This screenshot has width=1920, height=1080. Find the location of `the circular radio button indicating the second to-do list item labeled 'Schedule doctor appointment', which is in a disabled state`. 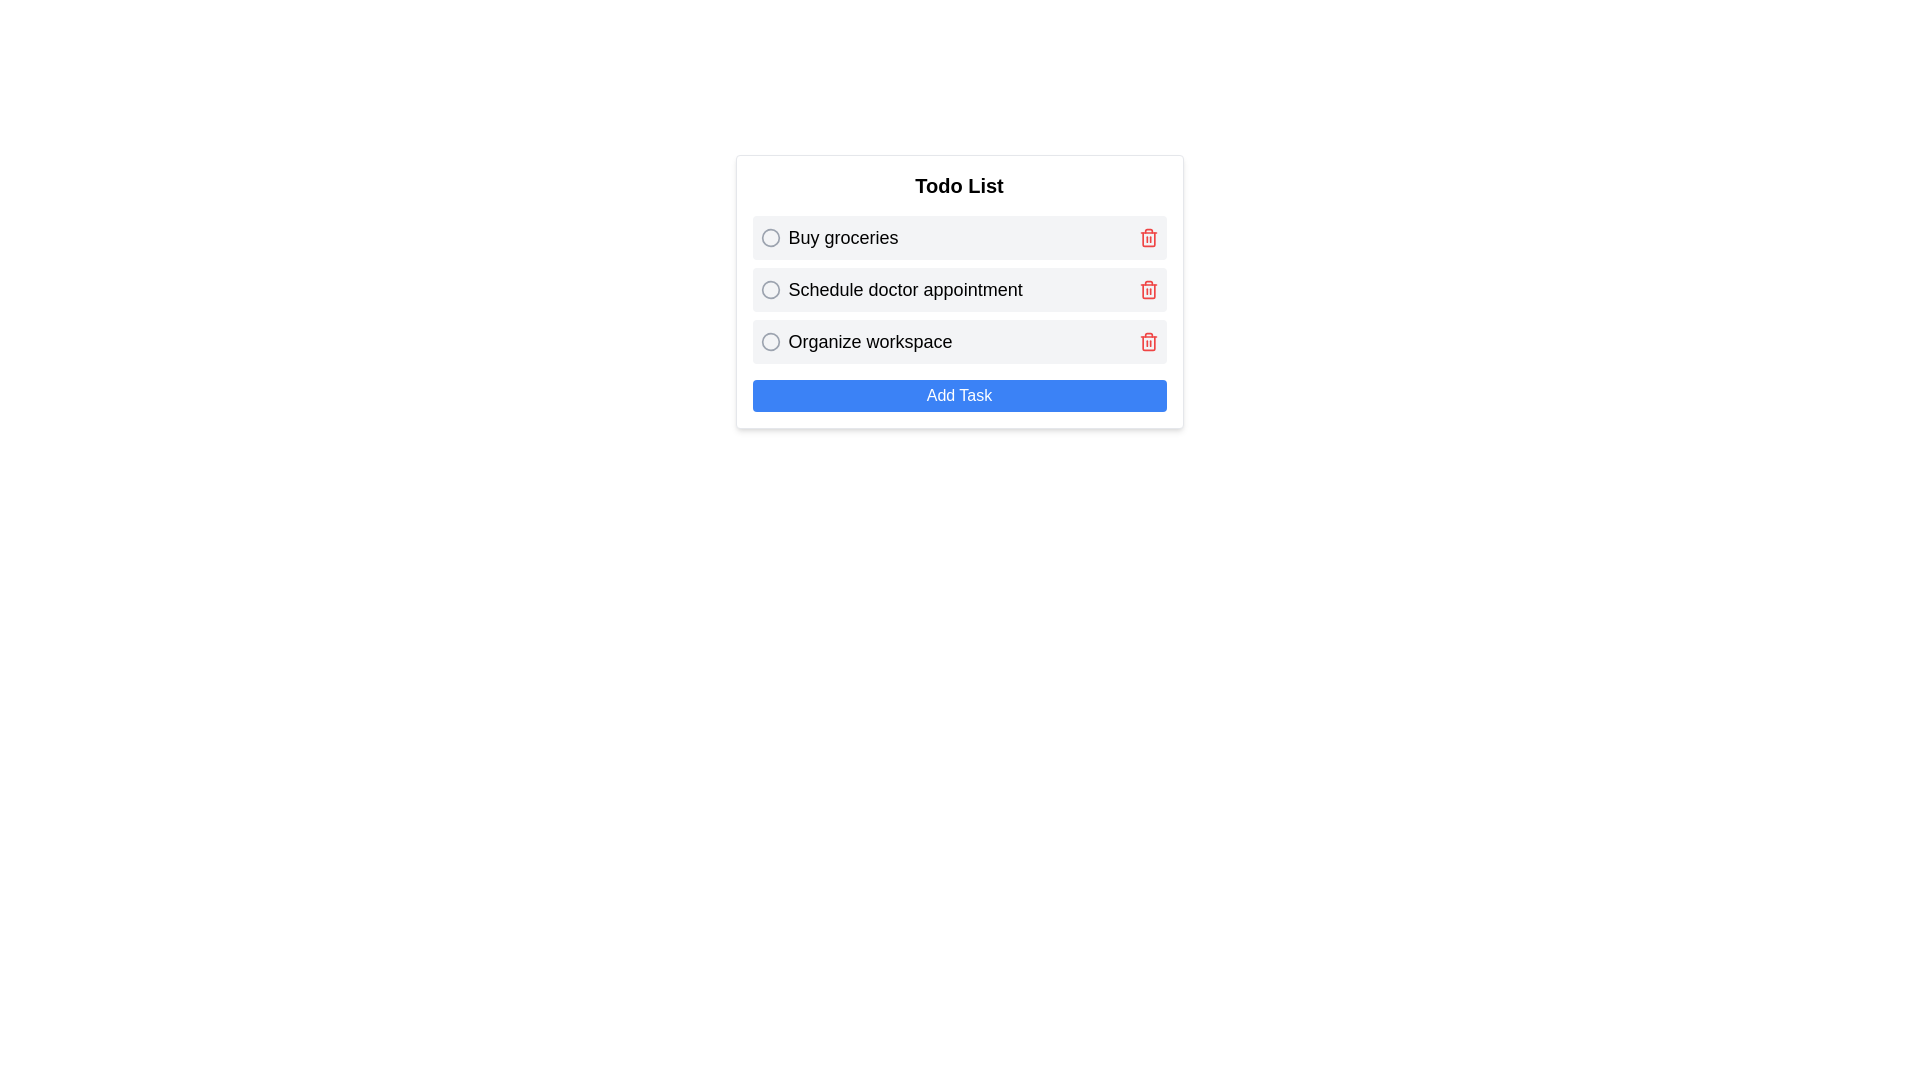

the circular radio button indicating the second to-do list item labeled 'Schedule doctor appointment', which is in a disabled state is located at coordinates (769, 289).